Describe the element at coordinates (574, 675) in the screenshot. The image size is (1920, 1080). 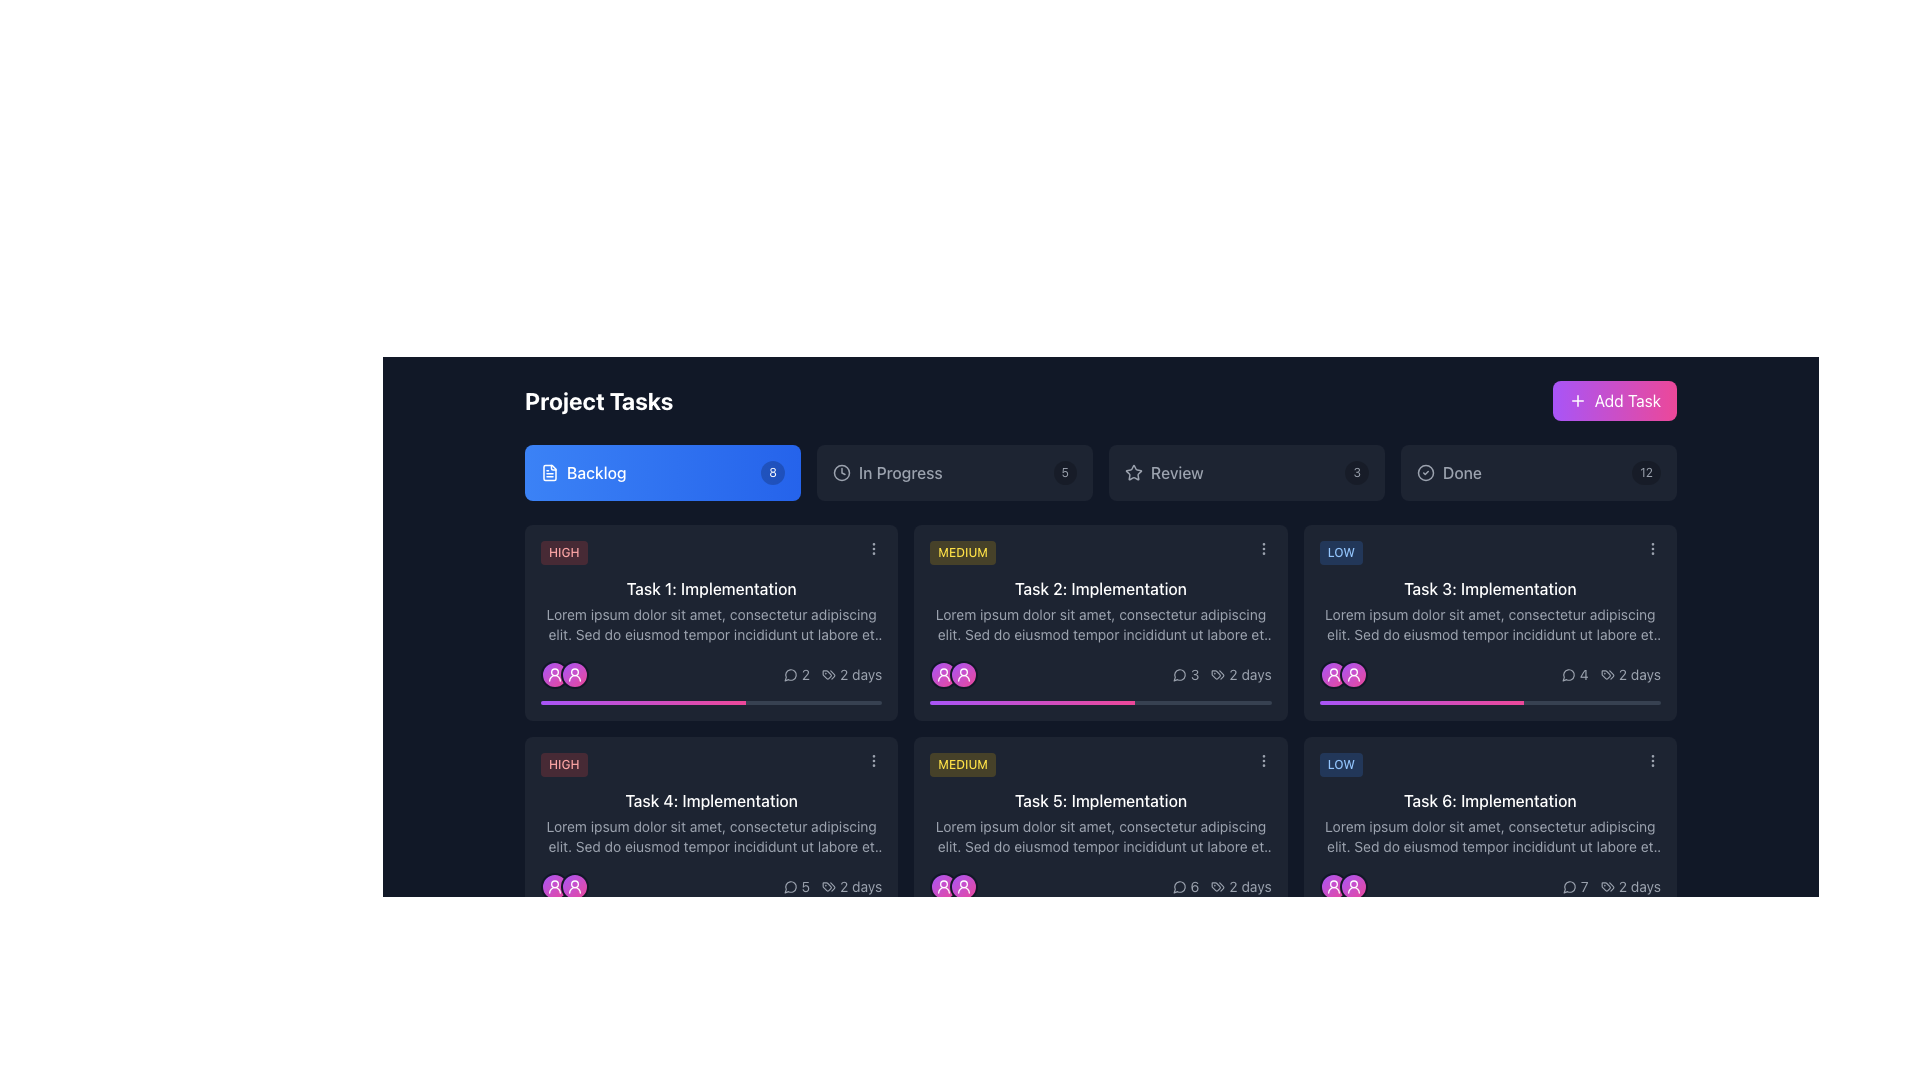
I see `the user associated with the user icon, which is a circular graphic with a gradient background from purple to pink, featuring a white minimalist outline of a person. This icon is located in the first column of the grid-style task board under the 'Backlog' section` at that location.